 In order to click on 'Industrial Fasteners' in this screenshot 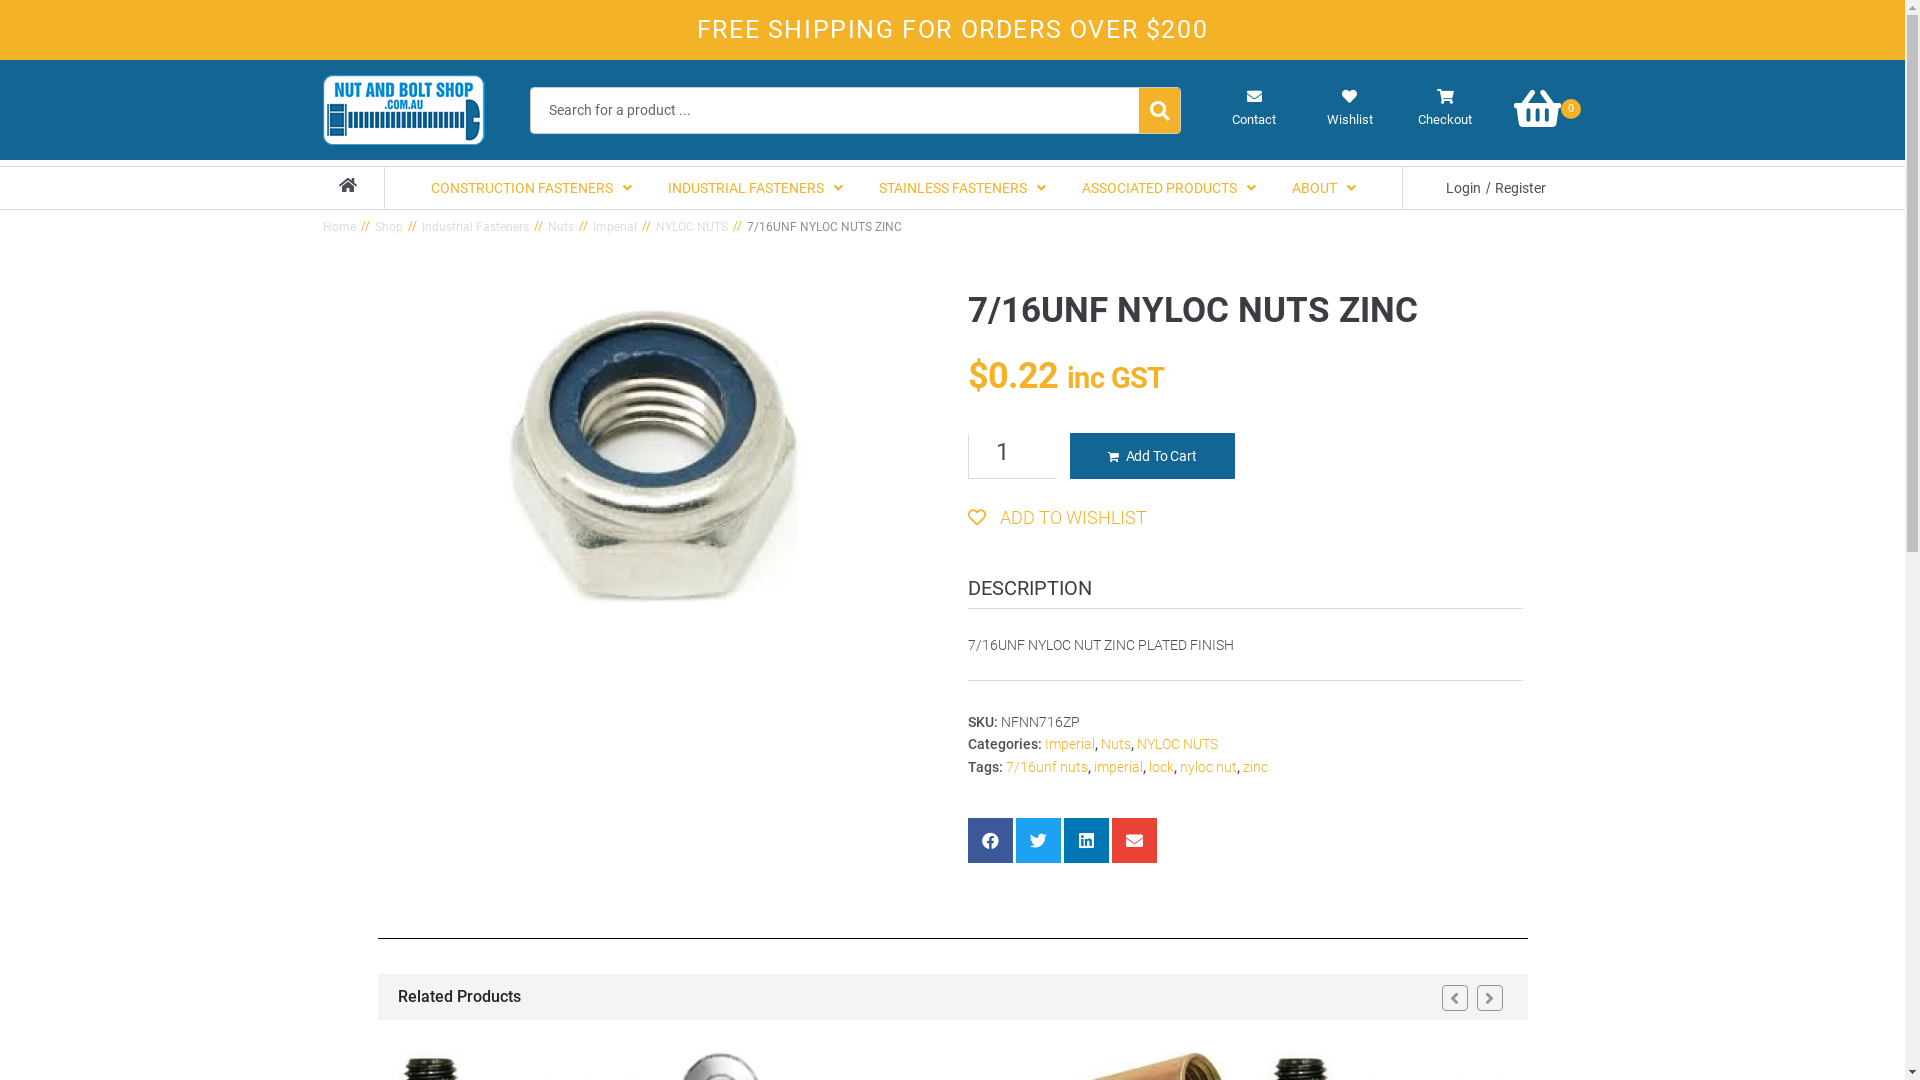, I will do `click(421, 226)`.